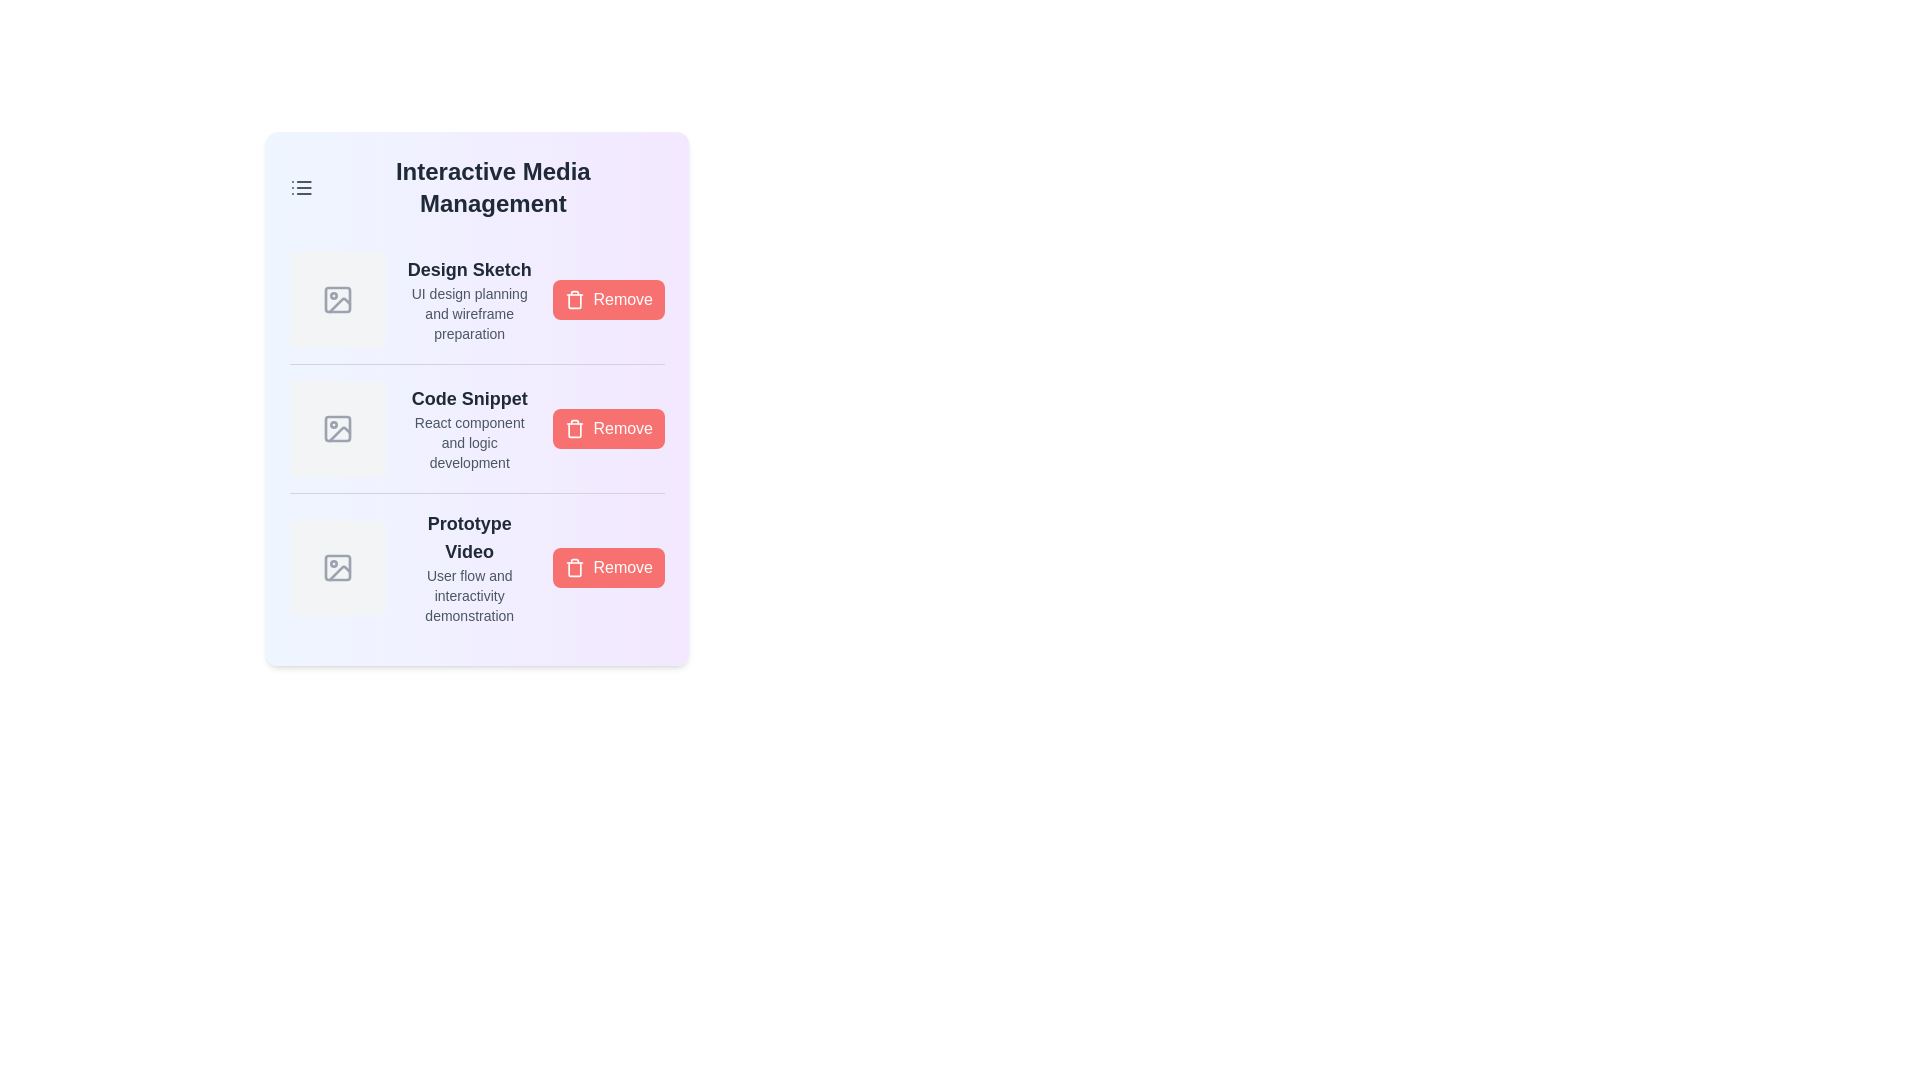  Describe the element at coordinates (337, 427) in the screenshot. I see `the media icon corresponding to Code Snippet` at that location.